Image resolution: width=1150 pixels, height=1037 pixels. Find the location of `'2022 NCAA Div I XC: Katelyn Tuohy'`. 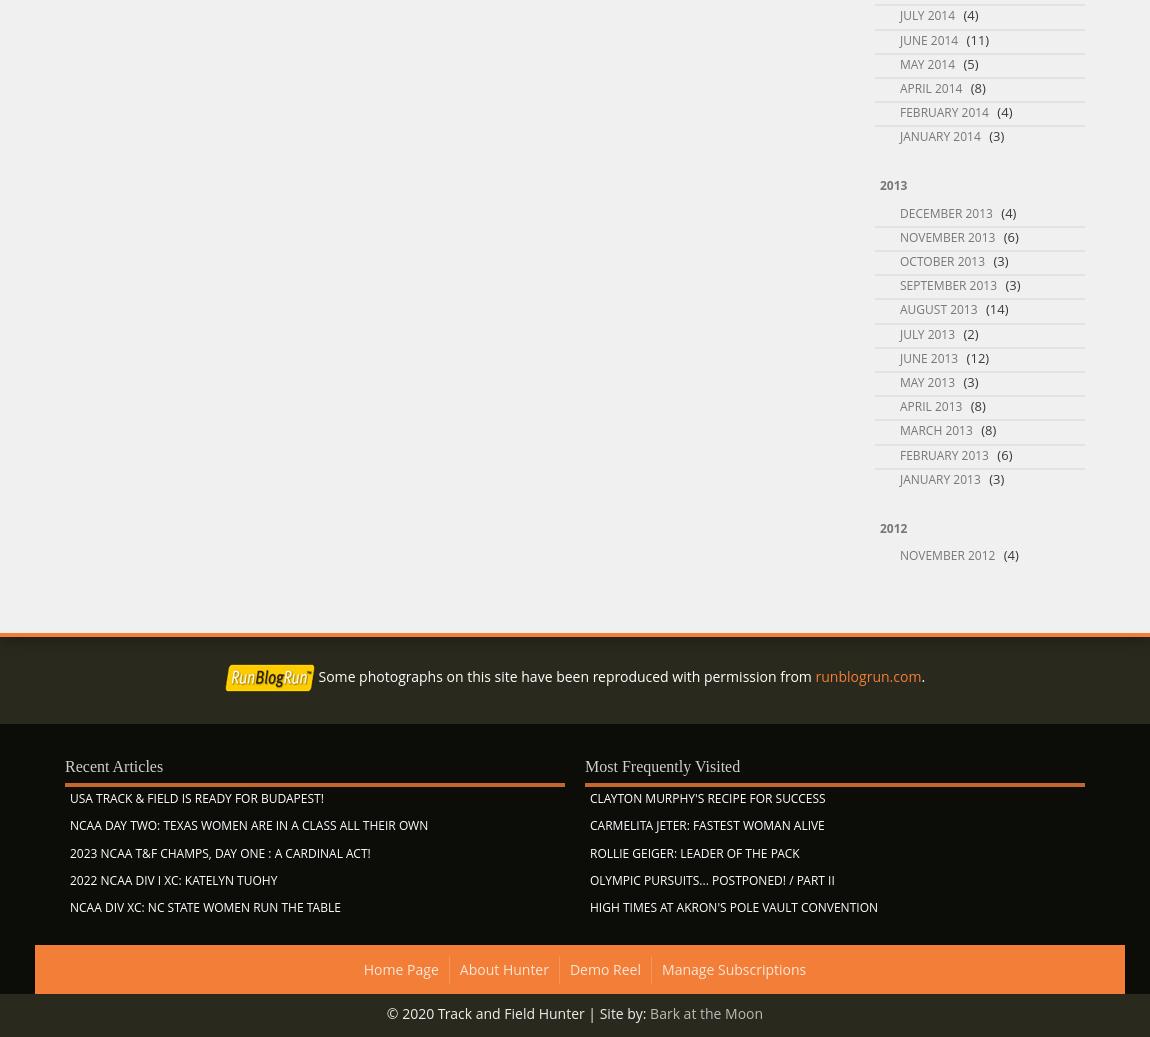

'2022 NCAA Div I XC: Katelyn Tuohy' is located at coordinates (172, 879).